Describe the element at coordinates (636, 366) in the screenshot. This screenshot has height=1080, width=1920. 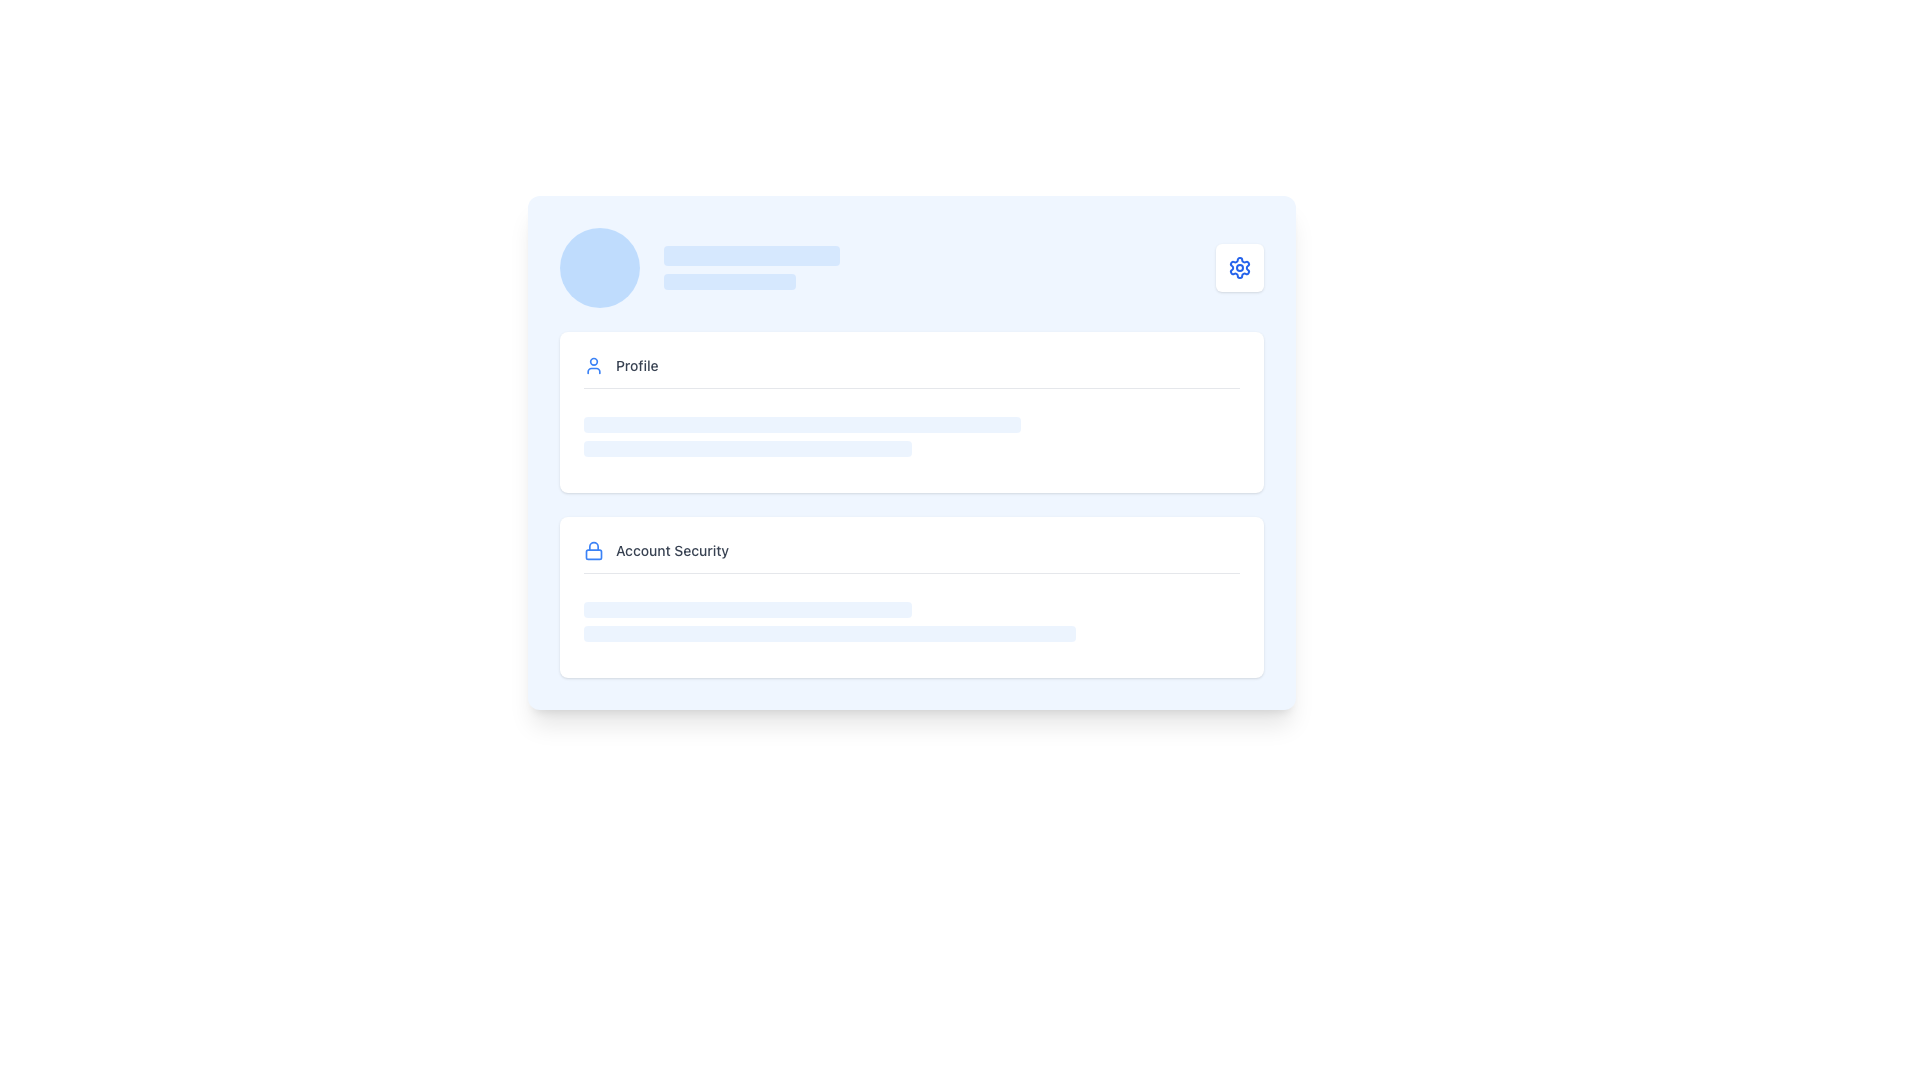
I see `the 'Profile' label, which is a small, gray text-based label associated with a user profile icon` at that location.